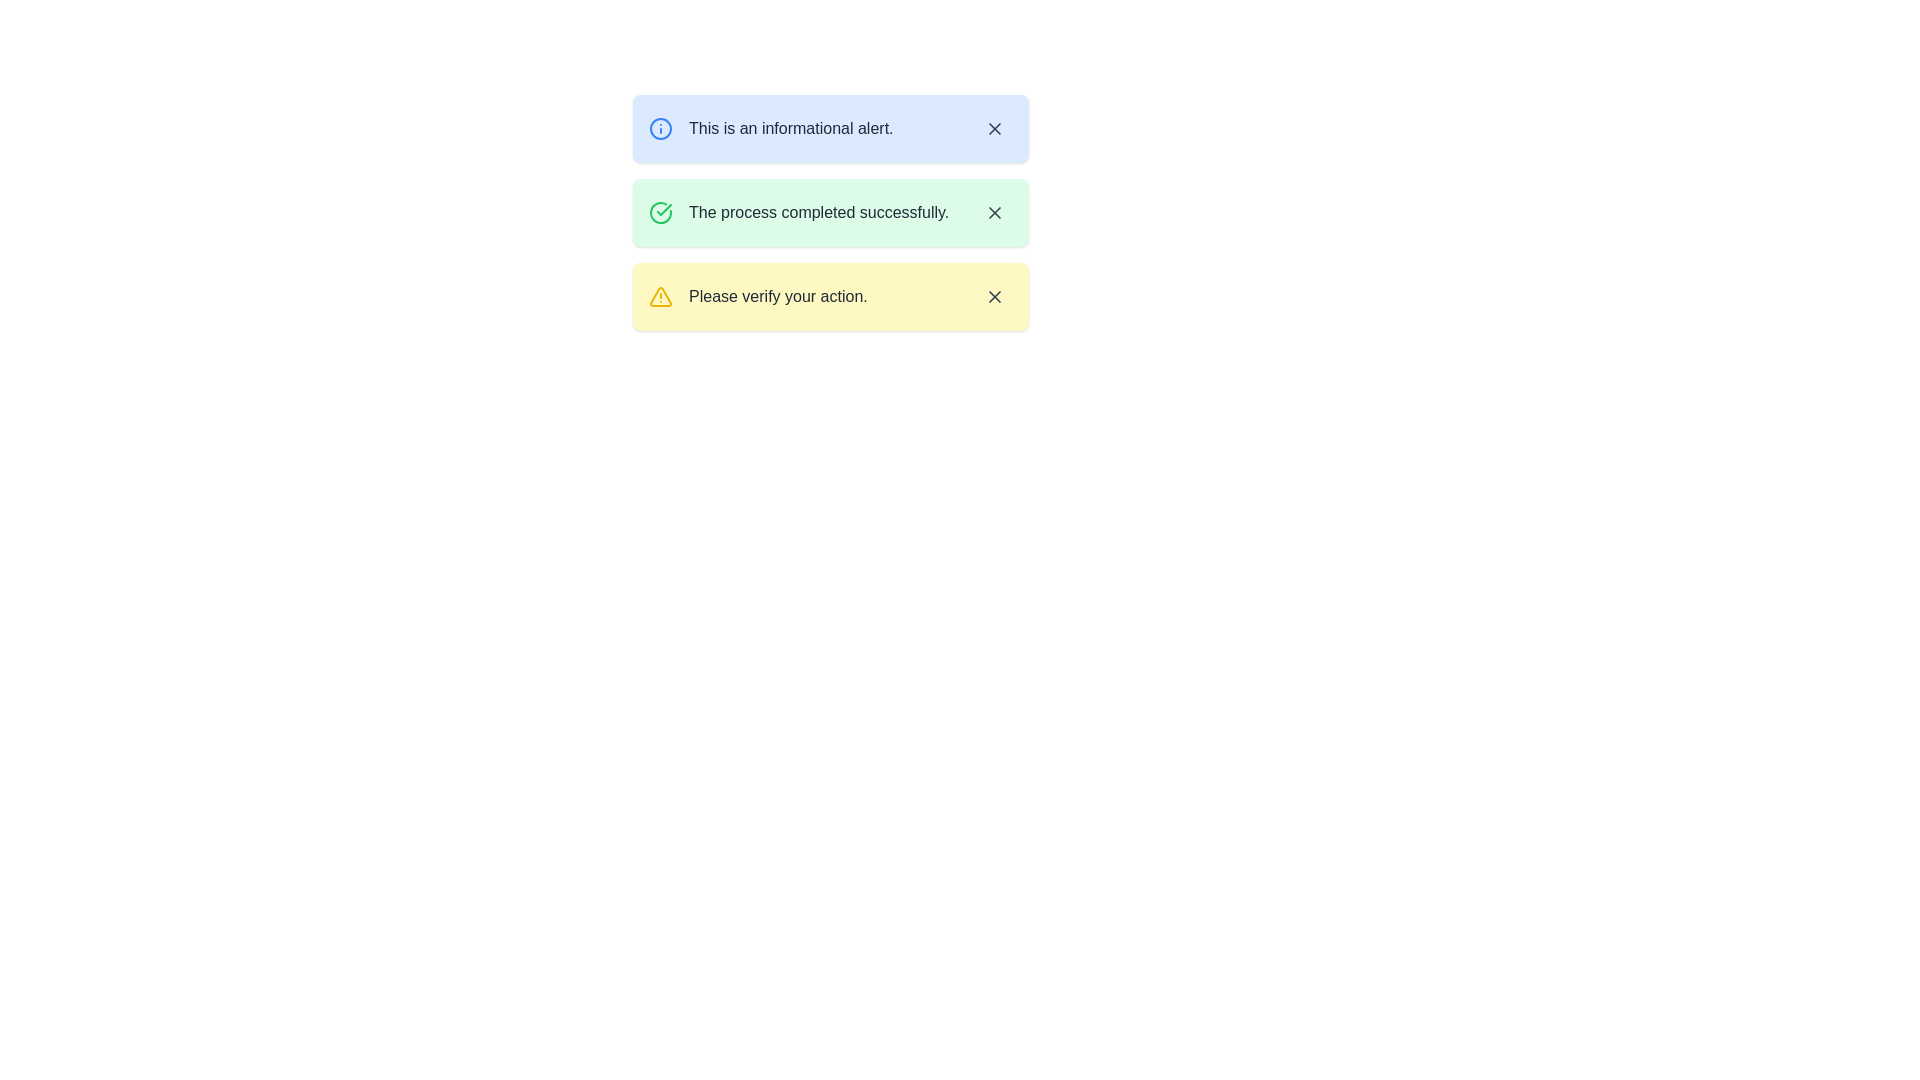 The image size is (1920, 1080). Describe the element at coordinates (777, 297) in the screenshot. I see `cautionary message text from the text label located in the lower-most alert message box, which is horizontally centered and positioned to the right of an alert icon` at that location.